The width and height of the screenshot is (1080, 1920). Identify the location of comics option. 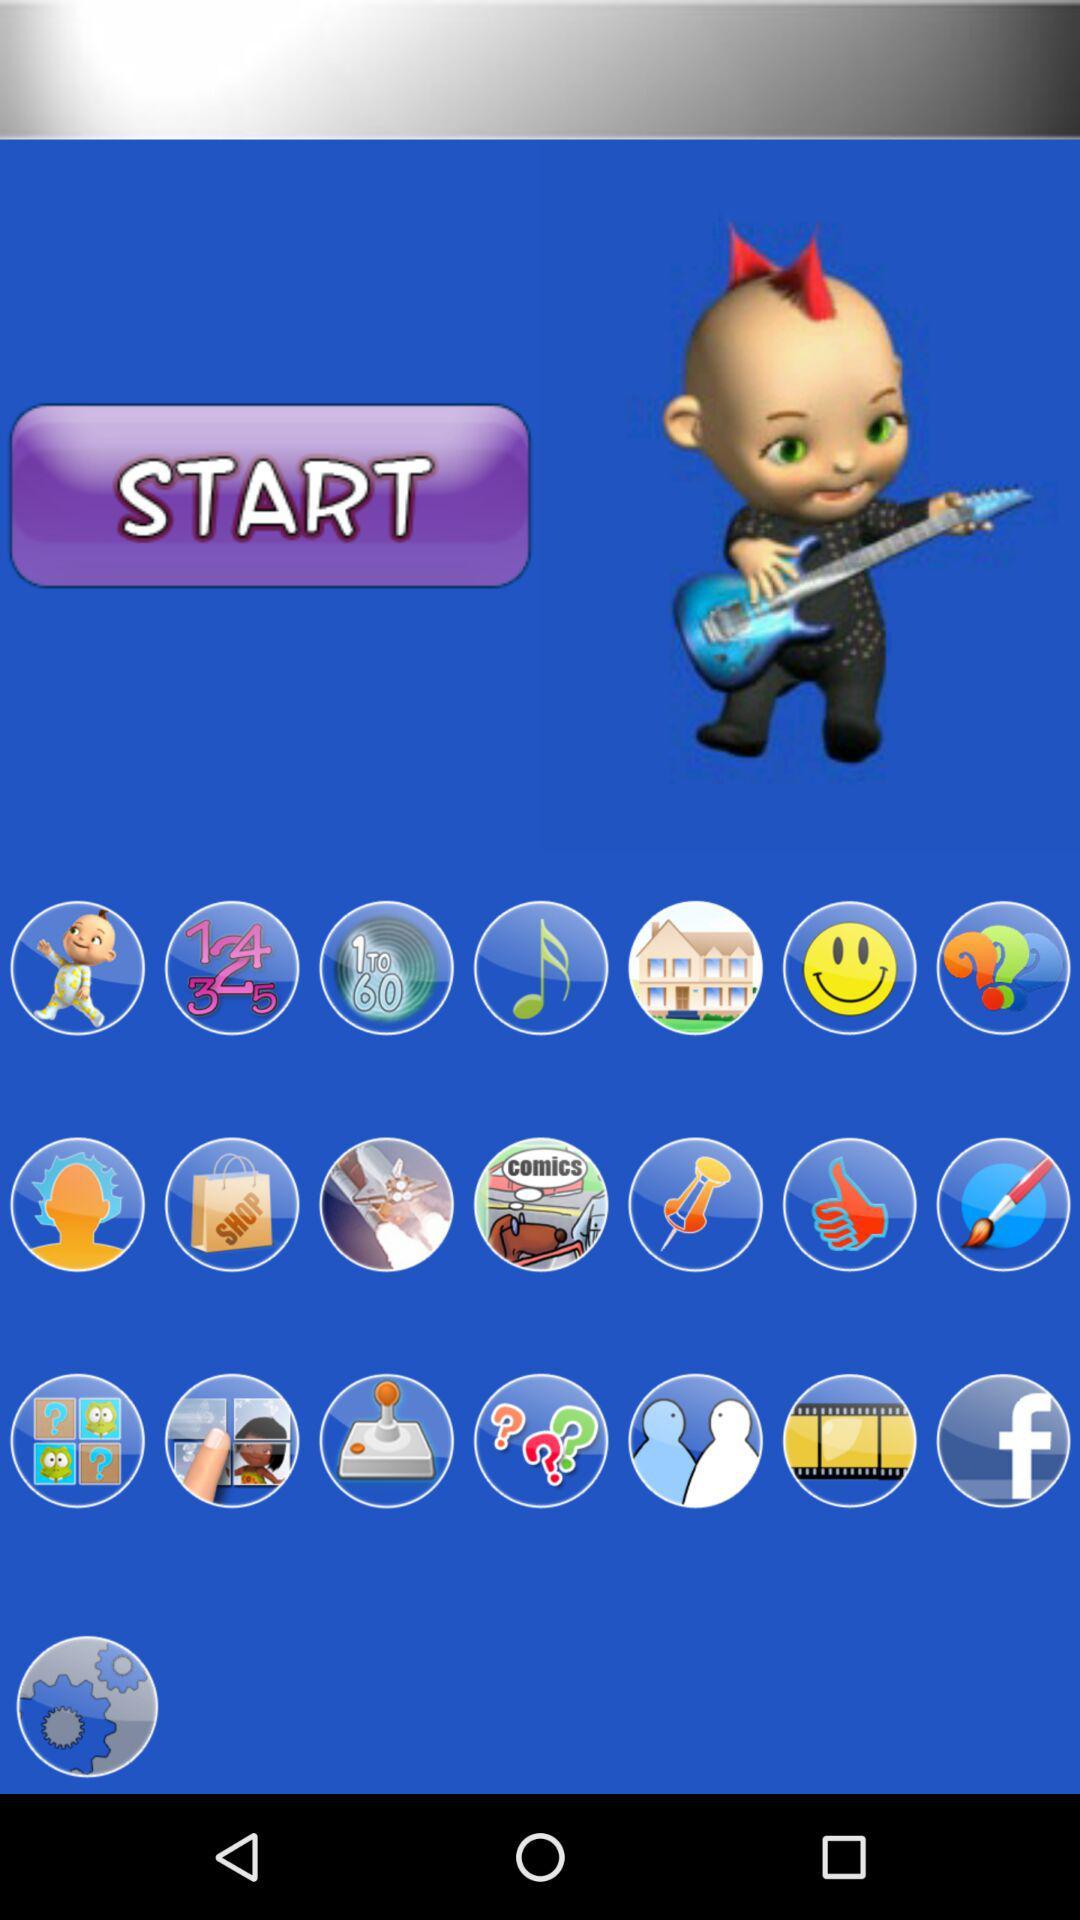
(540, 1203).